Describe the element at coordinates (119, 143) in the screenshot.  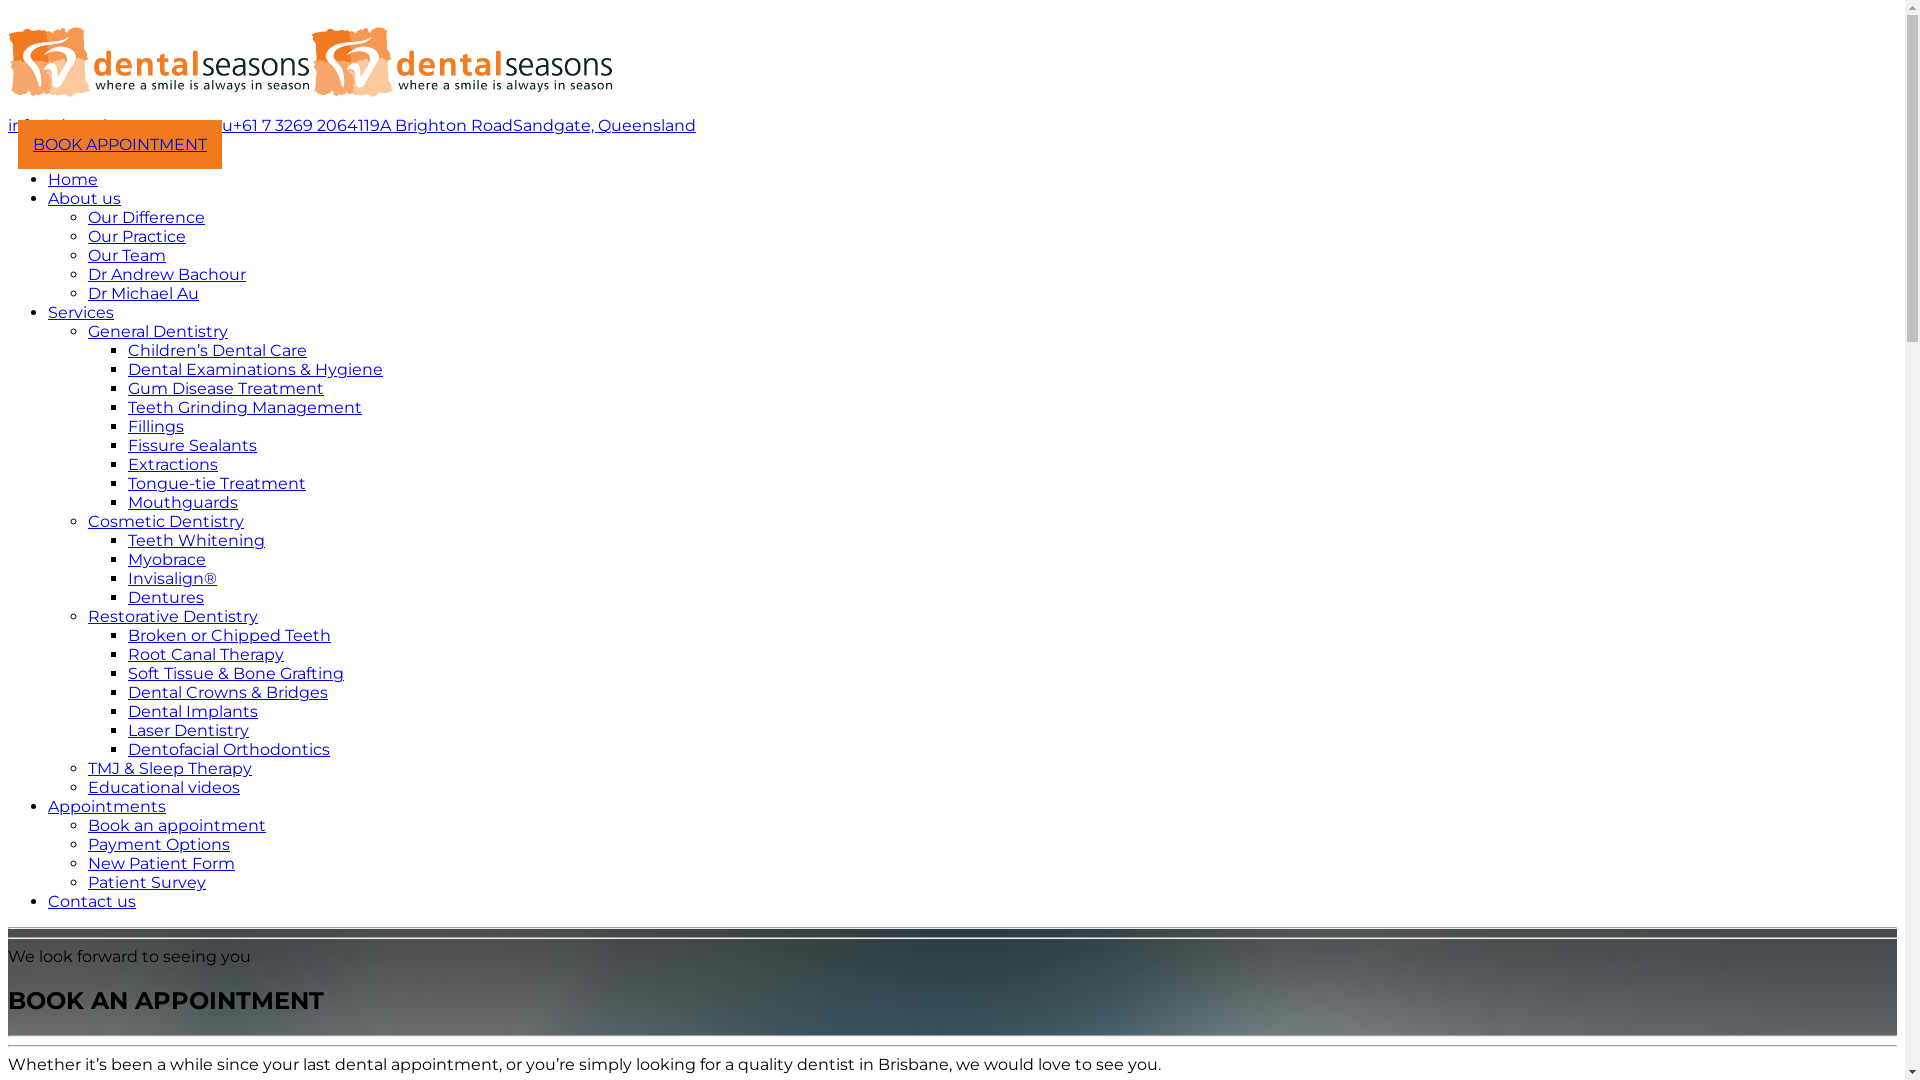
I see `'BOOK APPOINTMENT'` at that location.